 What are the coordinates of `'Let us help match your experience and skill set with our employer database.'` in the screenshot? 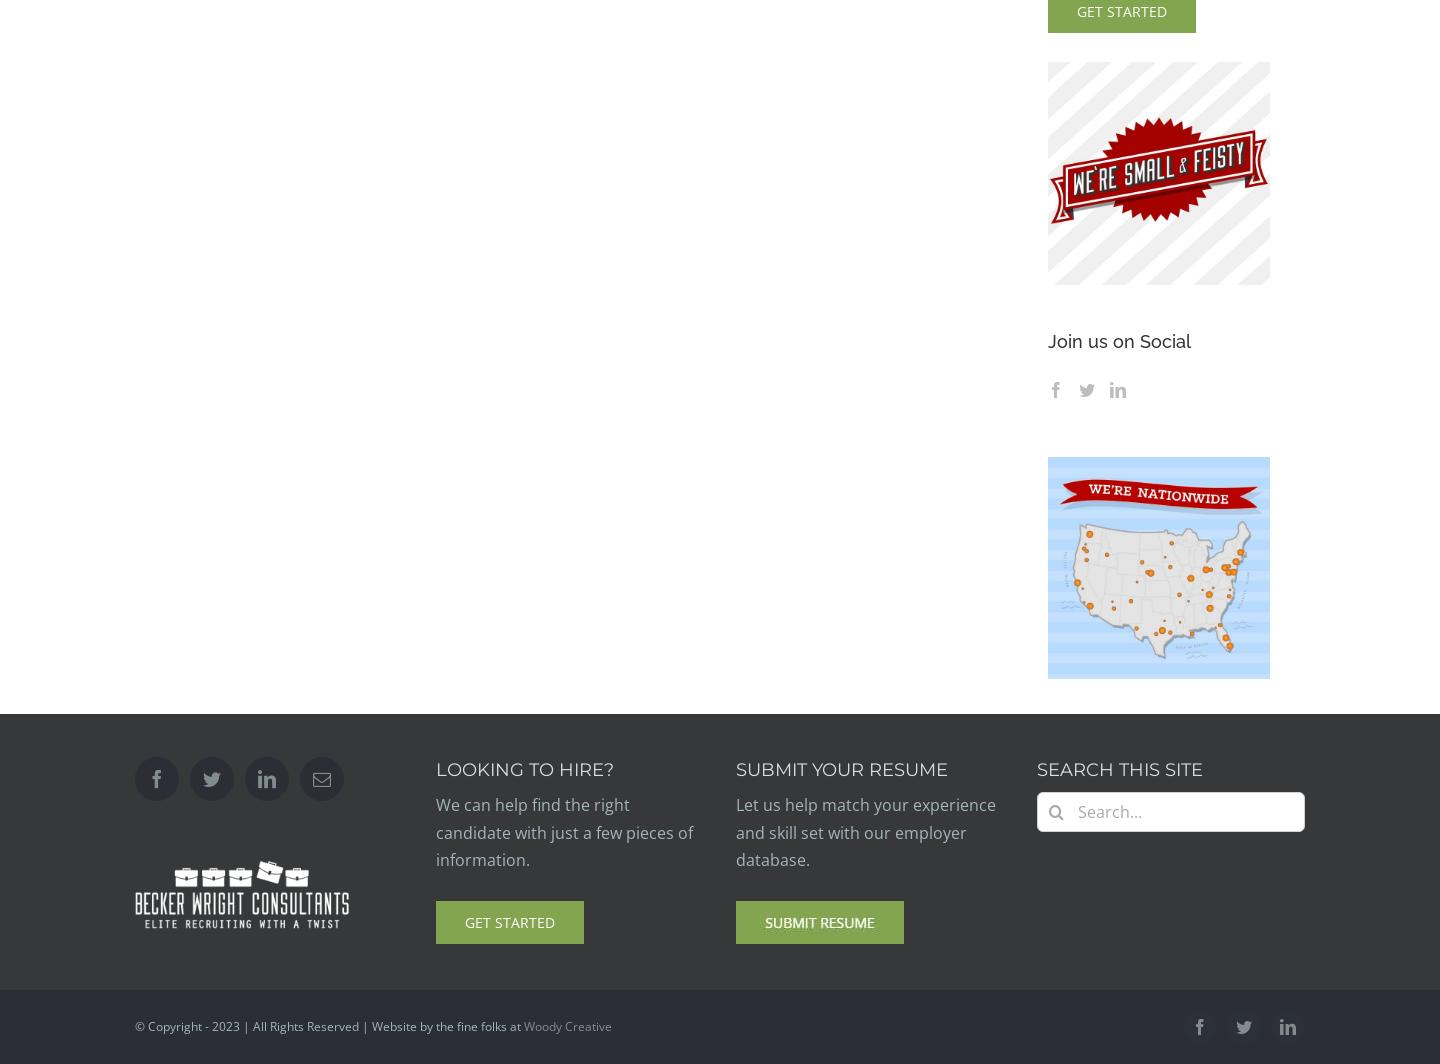 It's located at (865, 832).